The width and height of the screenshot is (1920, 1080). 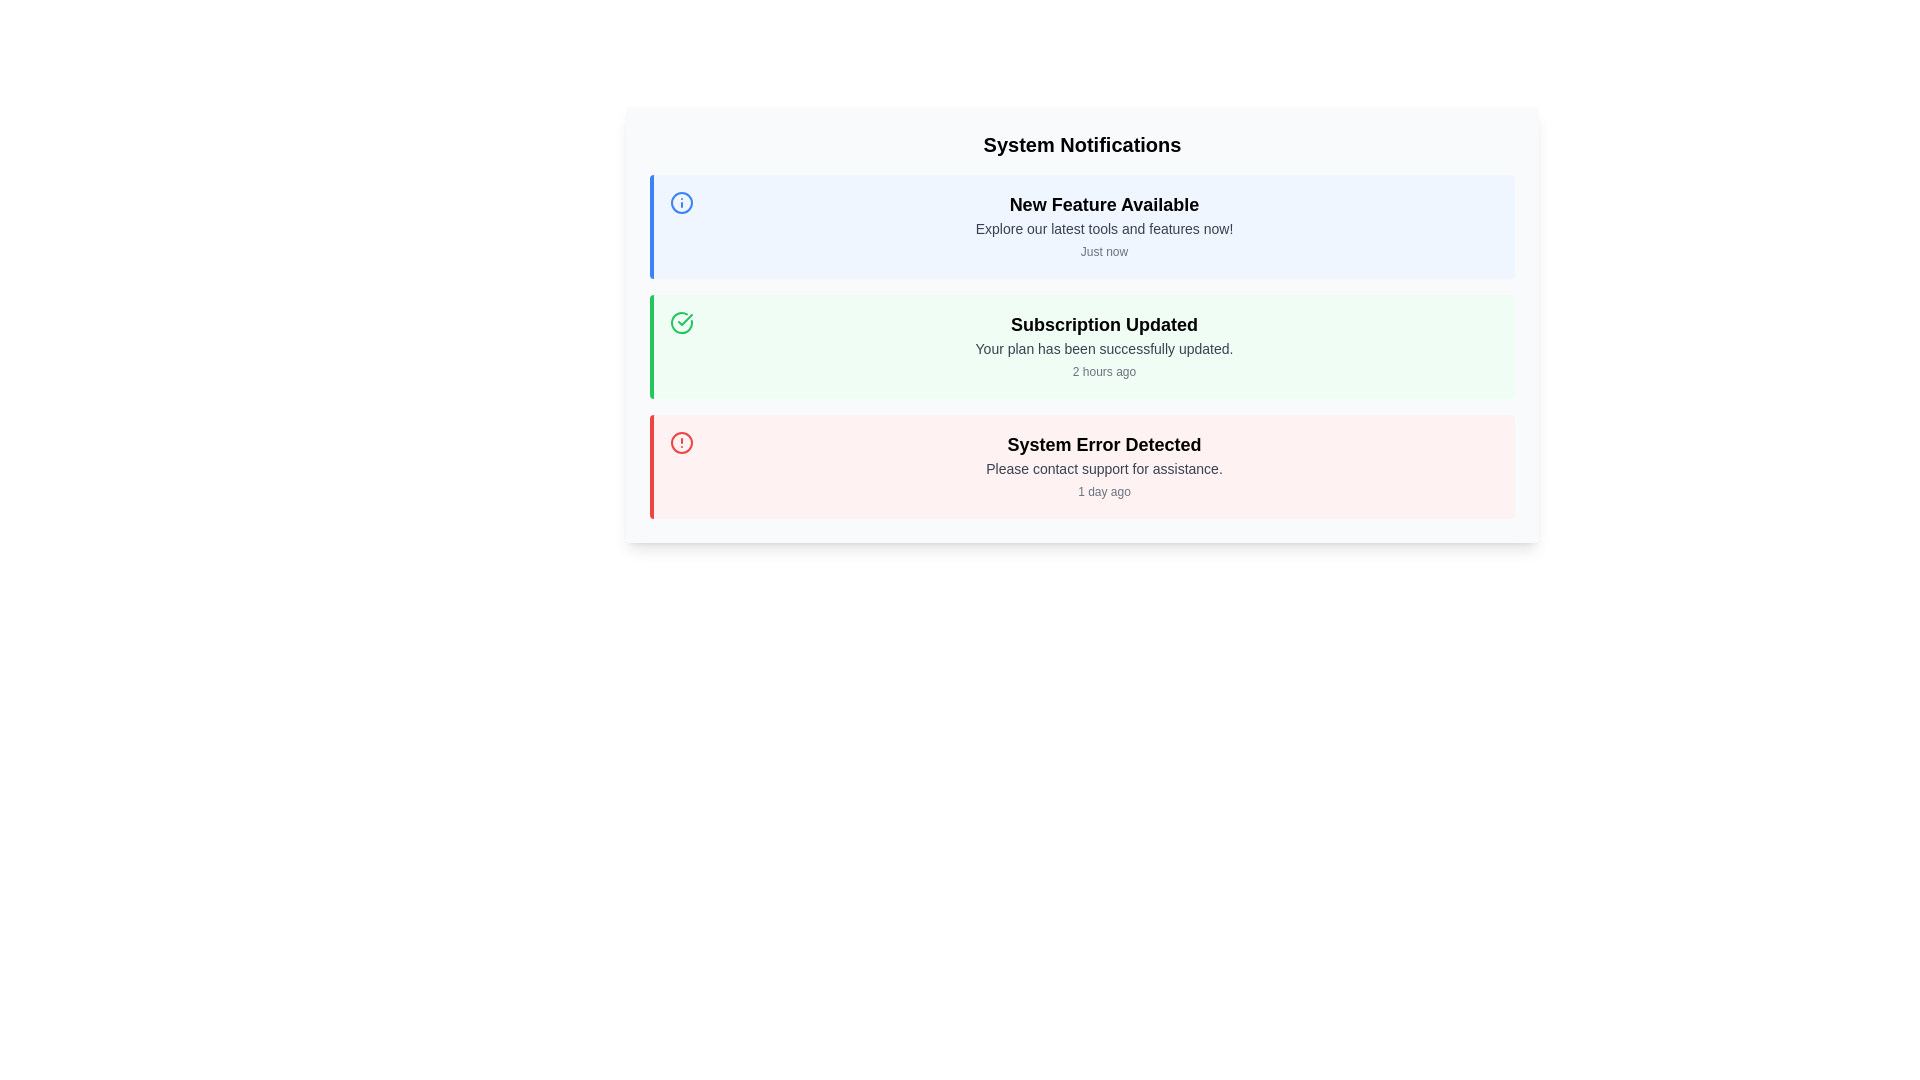 I want to click on the text label reading 'Subscription Updated', which is a bold heading styled in black on a light green background, positioned at the top of the second notification box, so click(x=1103, y=323).